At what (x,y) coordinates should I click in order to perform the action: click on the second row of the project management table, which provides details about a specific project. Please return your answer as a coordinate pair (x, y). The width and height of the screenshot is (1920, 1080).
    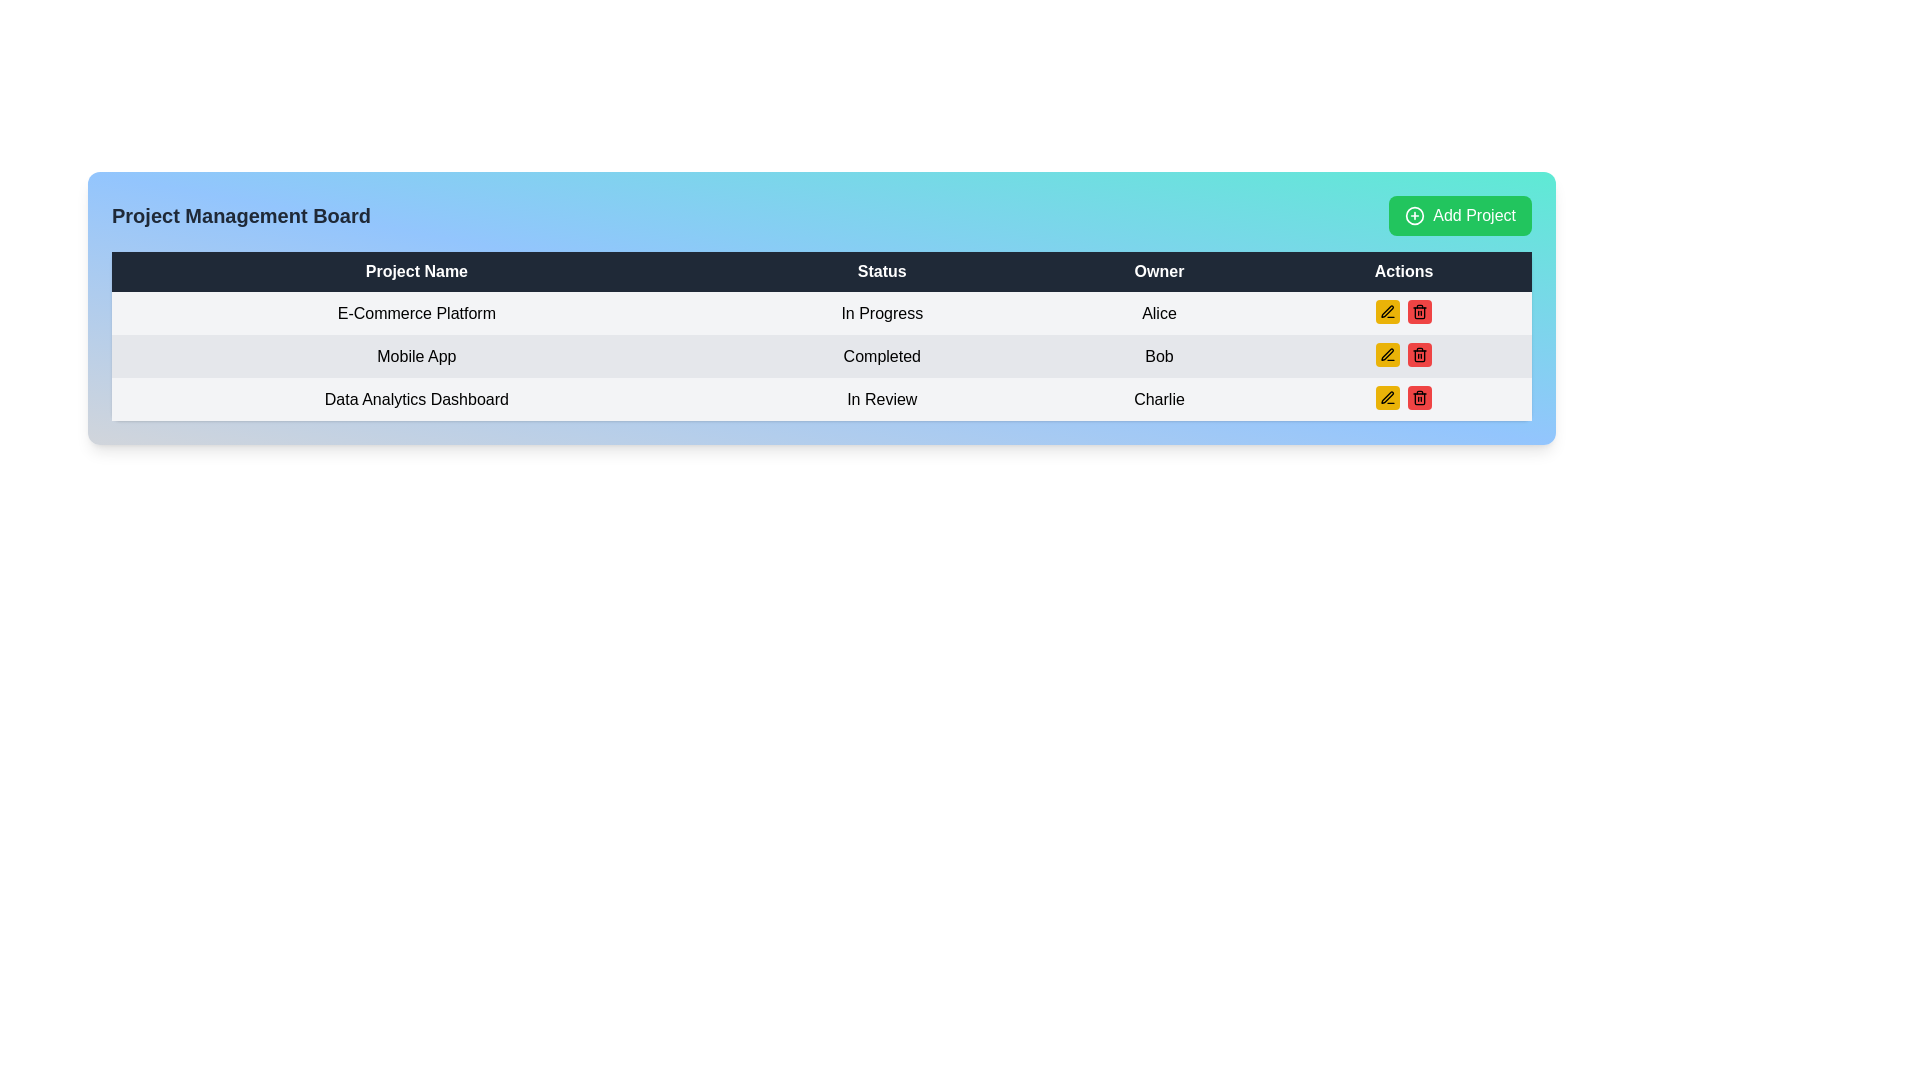
    Looking at the image, I should click on (821, 355).